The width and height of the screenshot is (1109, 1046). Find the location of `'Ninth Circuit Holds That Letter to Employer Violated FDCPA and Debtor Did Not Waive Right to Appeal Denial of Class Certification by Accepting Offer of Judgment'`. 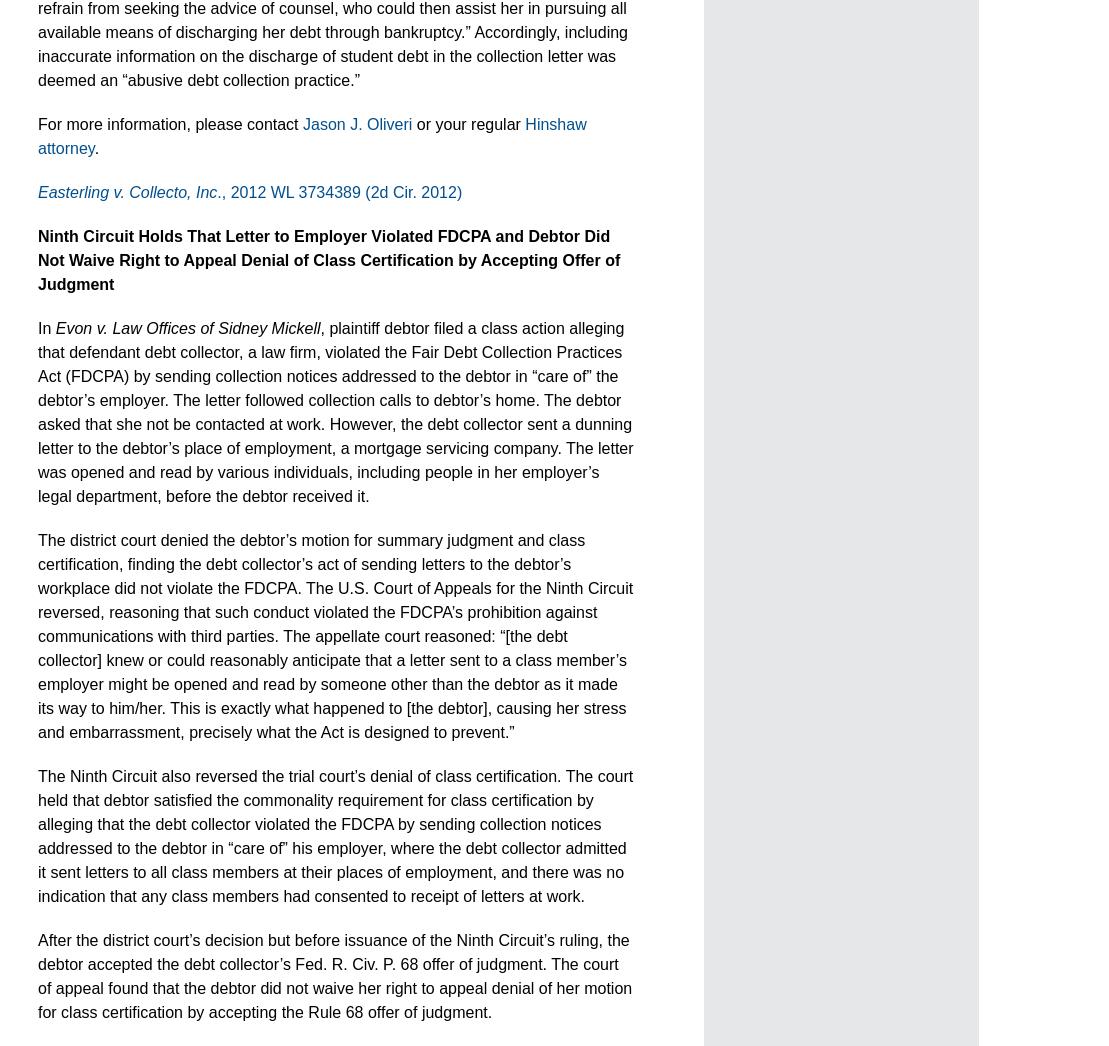

'Ninth Circuit Holds That Letter to Employer Violated FDCPA and Debtor Did Not Waive Right to Appeal Denial of Class Certification by Accepting Offer of Judgment' is located at coordinates (38, 259).